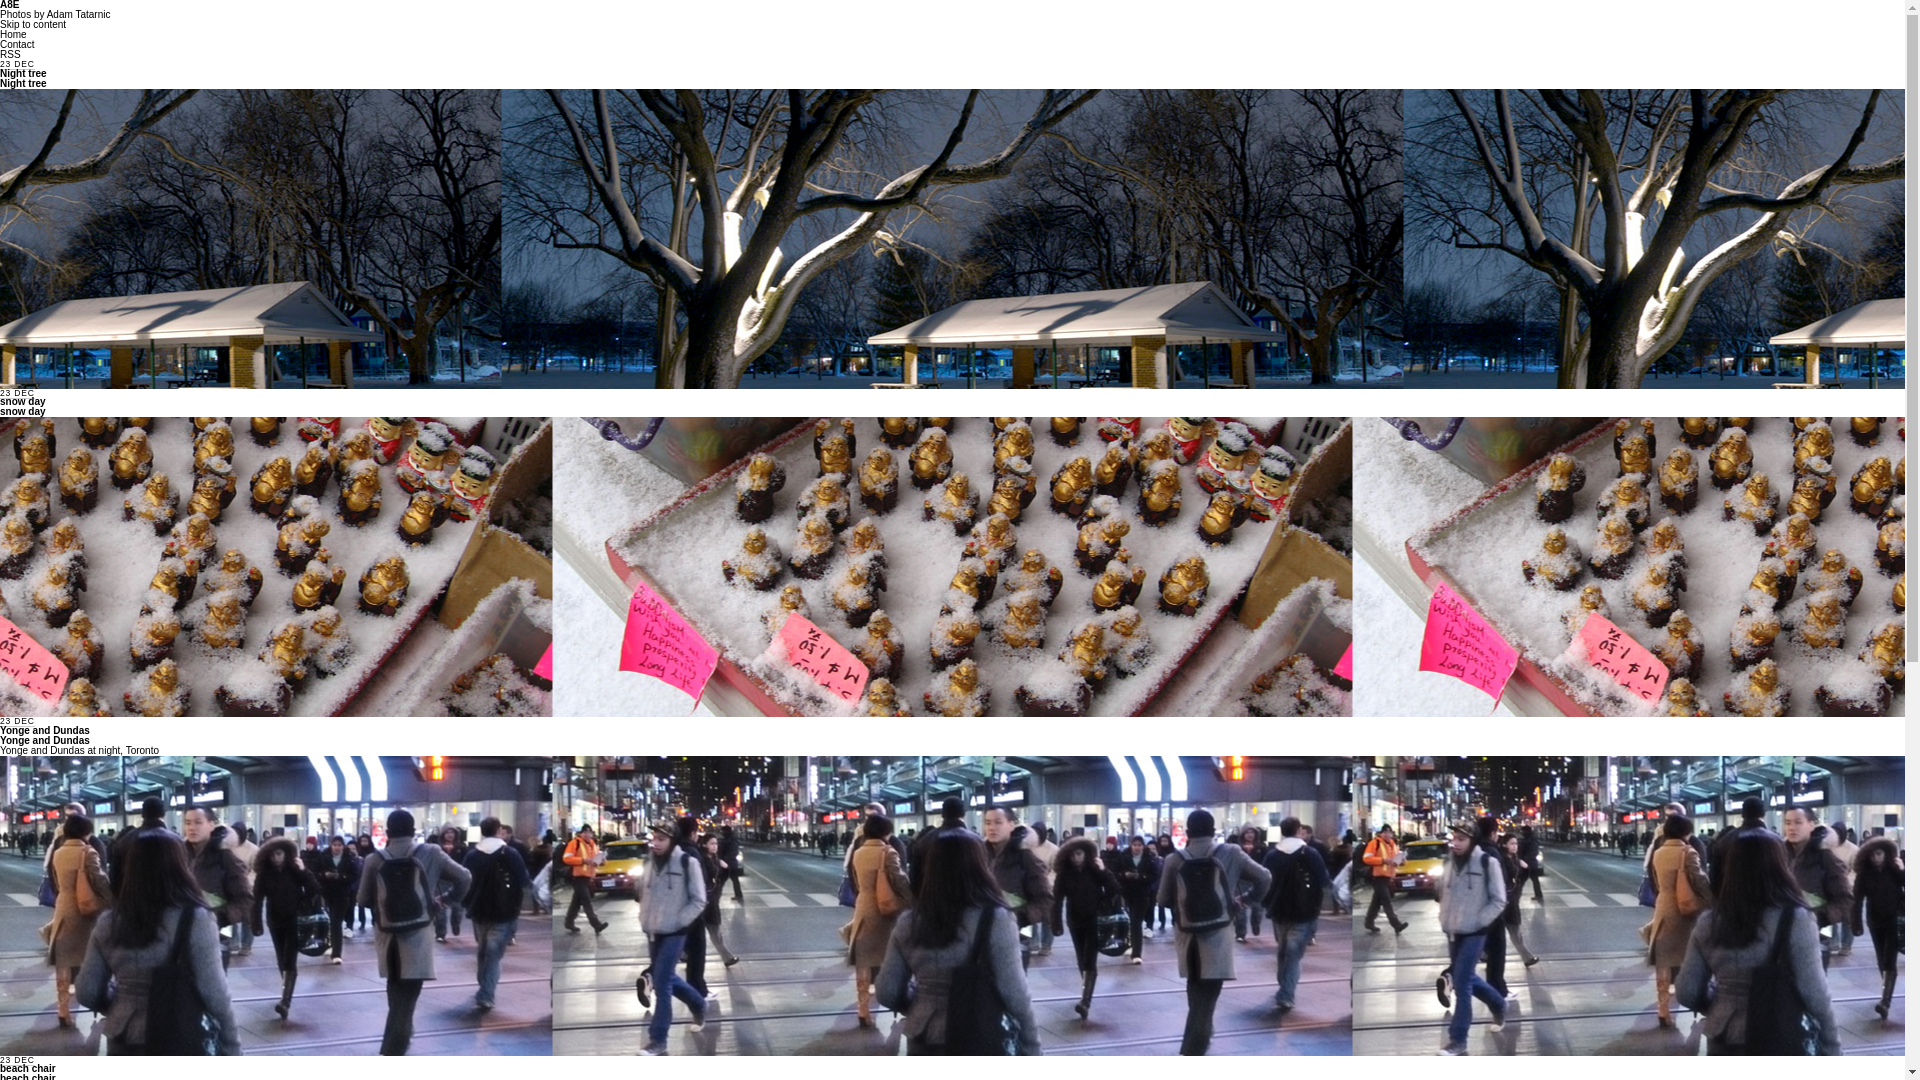 The width and height of the screenshot is (1920, 1080). I want to click on 'Contact', so click(17, 44).